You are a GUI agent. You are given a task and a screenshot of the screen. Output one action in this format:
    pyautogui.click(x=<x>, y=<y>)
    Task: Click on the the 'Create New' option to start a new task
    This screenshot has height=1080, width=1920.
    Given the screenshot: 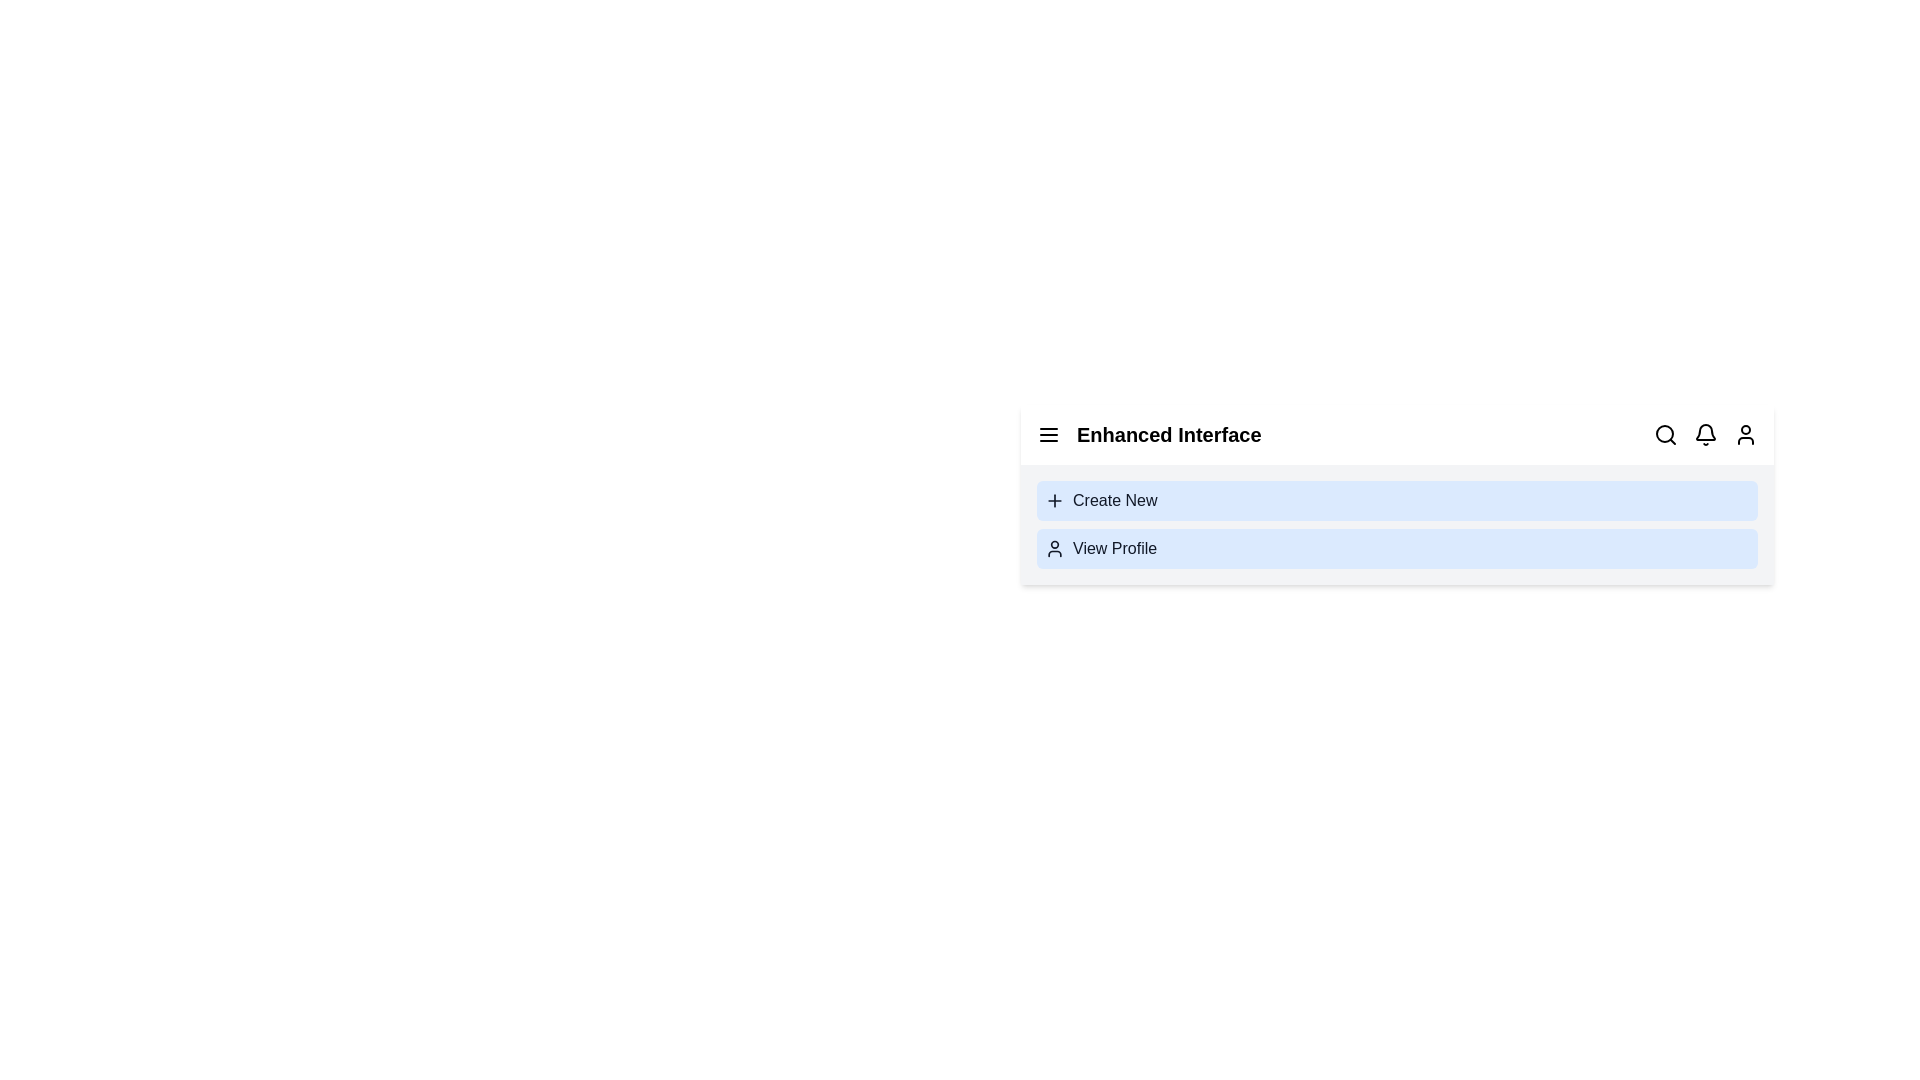 What is the action you would take?
    pyautogui.click(x=1396, y=500)
    